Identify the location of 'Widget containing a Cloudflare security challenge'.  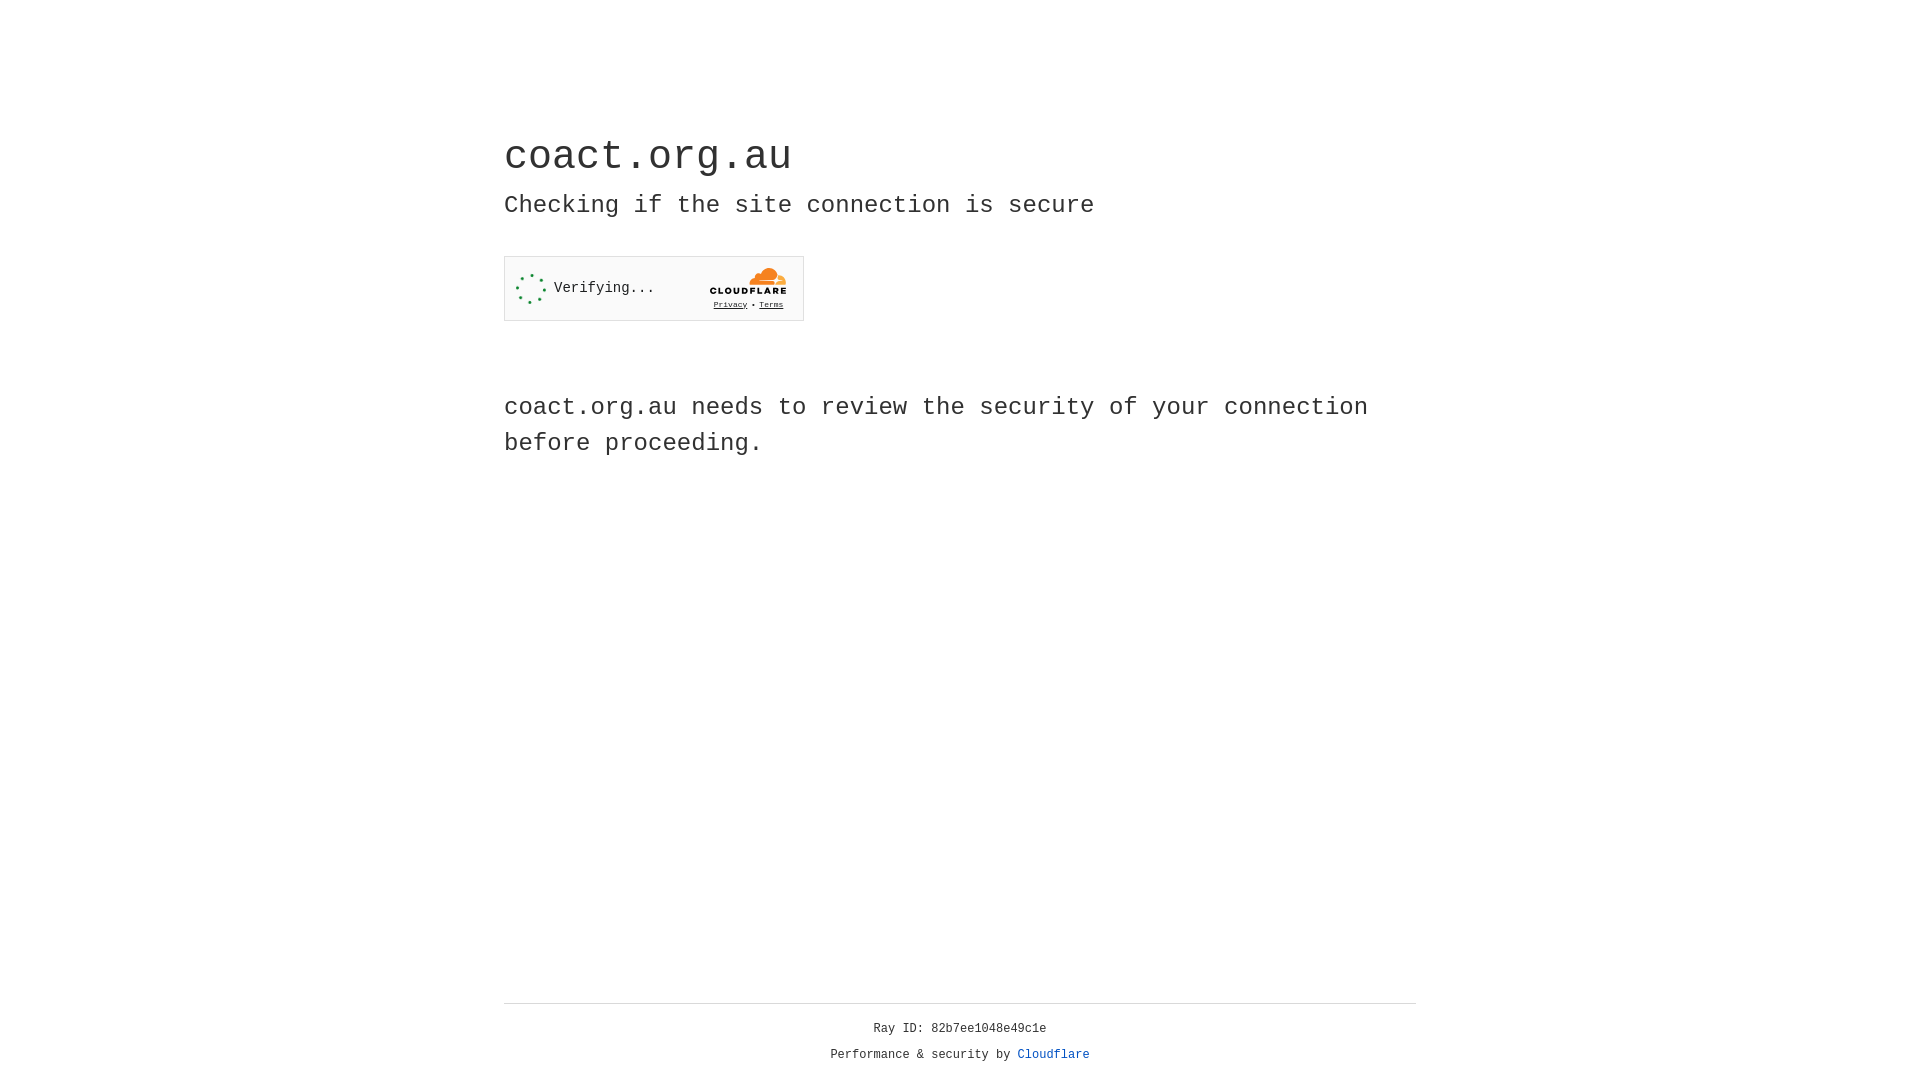
(653, 288).